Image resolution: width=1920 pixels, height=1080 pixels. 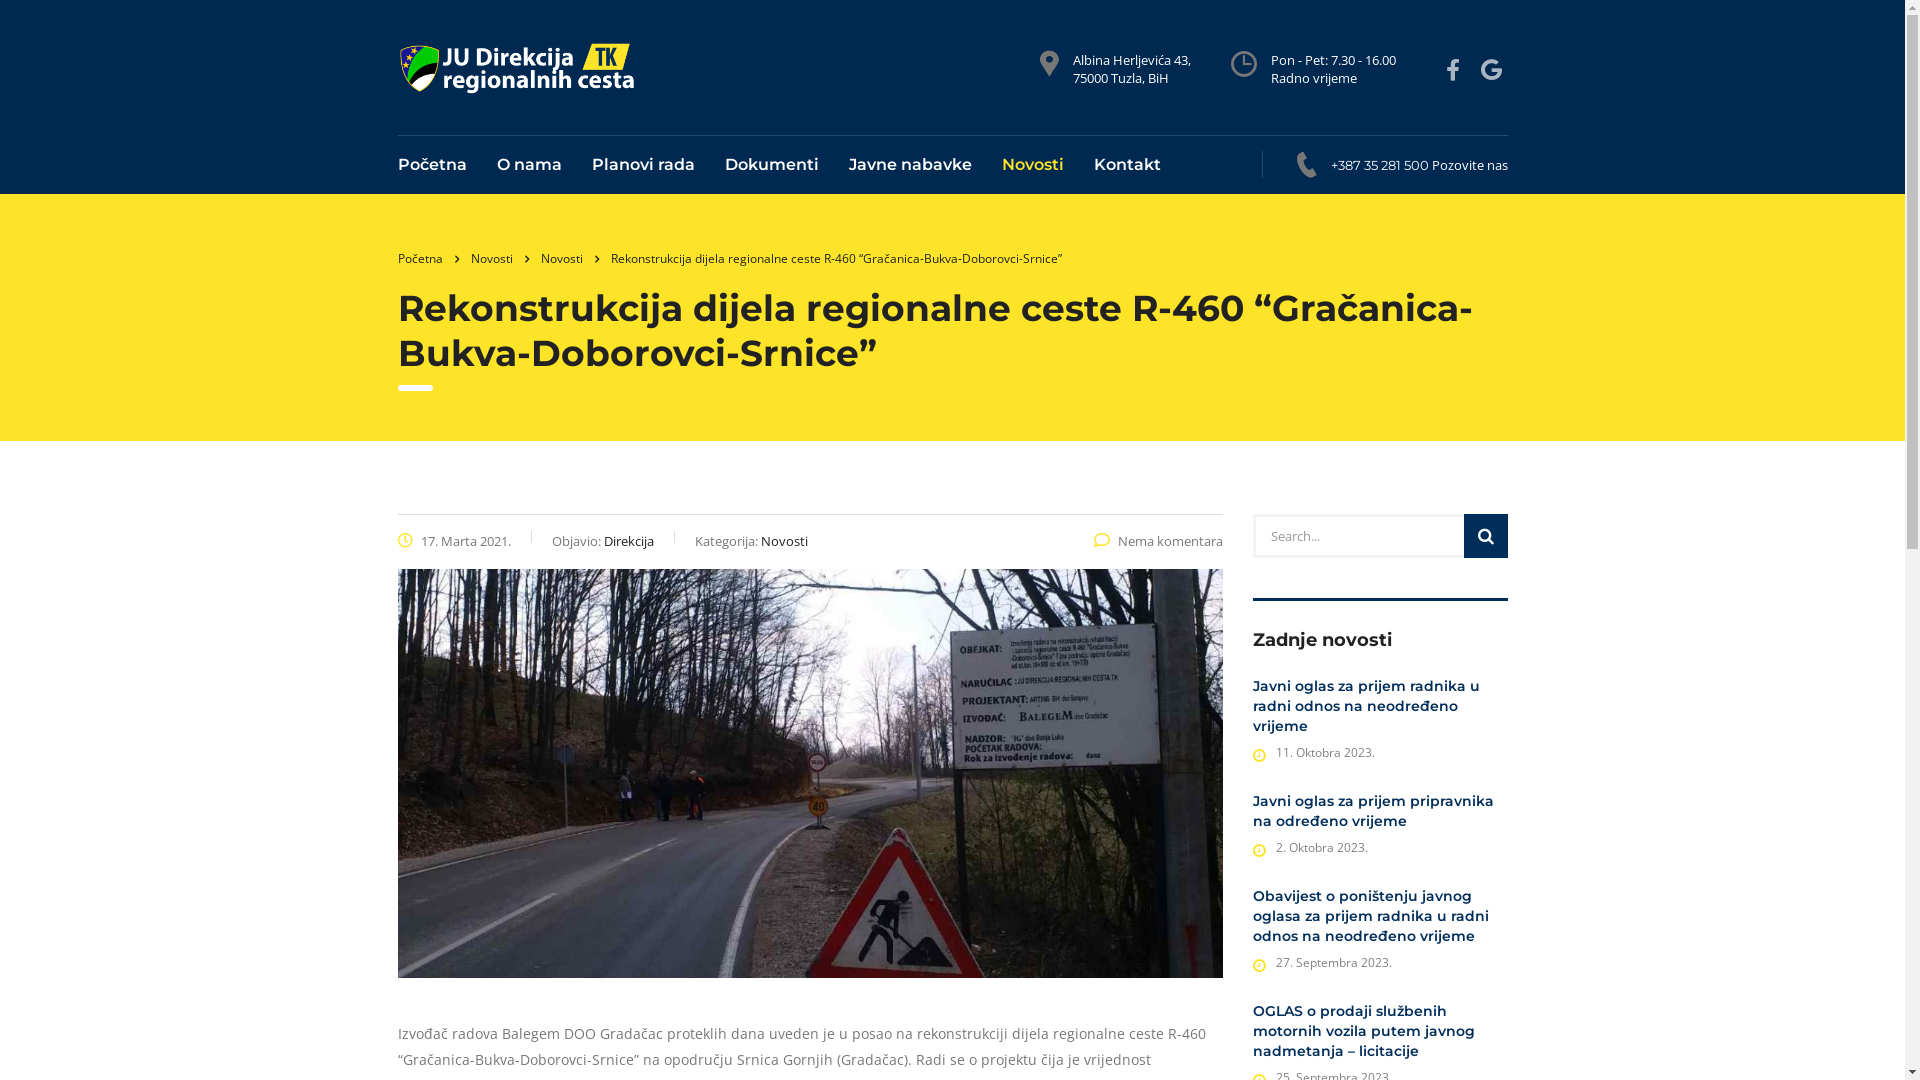 I want to click on 'Planovi rada', so click(x=642, y=164).